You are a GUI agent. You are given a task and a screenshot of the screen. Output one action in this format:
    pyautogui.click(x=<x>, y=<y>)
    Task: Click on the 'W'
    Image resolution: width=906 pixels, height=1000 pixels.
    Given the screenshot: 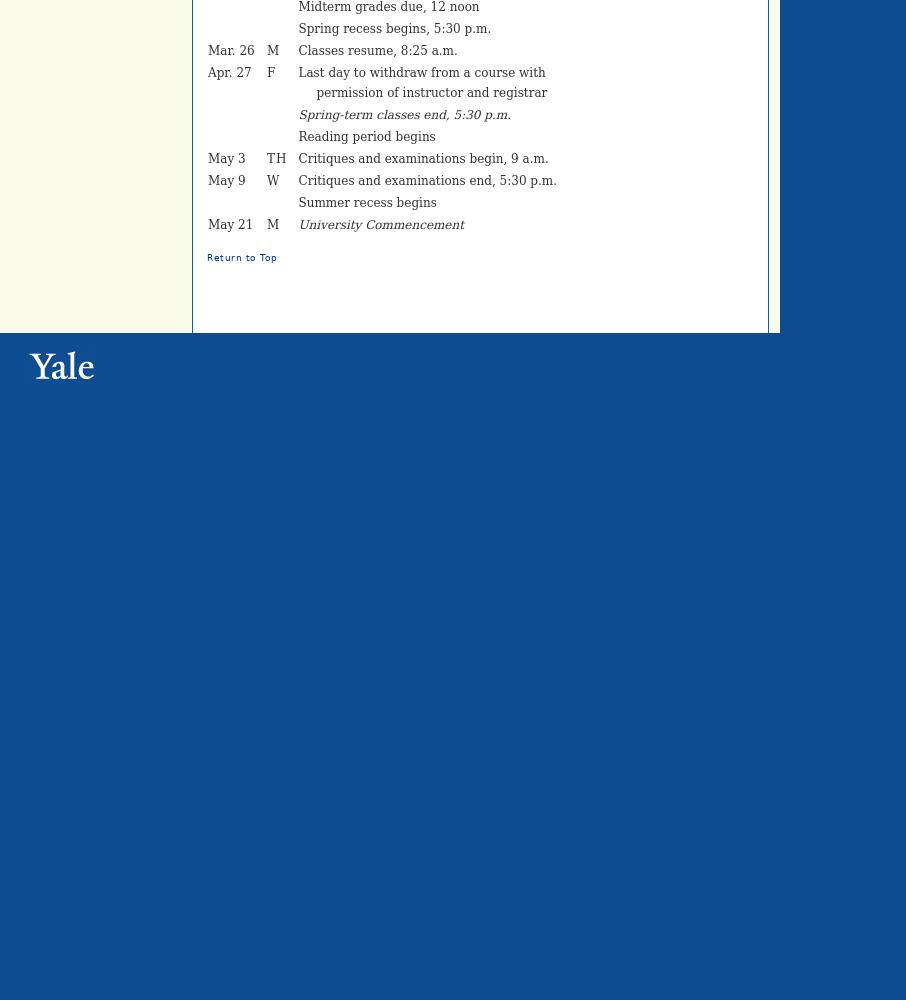 What is the action you would take?
    pyautogui.click(x=272, y=181)
    